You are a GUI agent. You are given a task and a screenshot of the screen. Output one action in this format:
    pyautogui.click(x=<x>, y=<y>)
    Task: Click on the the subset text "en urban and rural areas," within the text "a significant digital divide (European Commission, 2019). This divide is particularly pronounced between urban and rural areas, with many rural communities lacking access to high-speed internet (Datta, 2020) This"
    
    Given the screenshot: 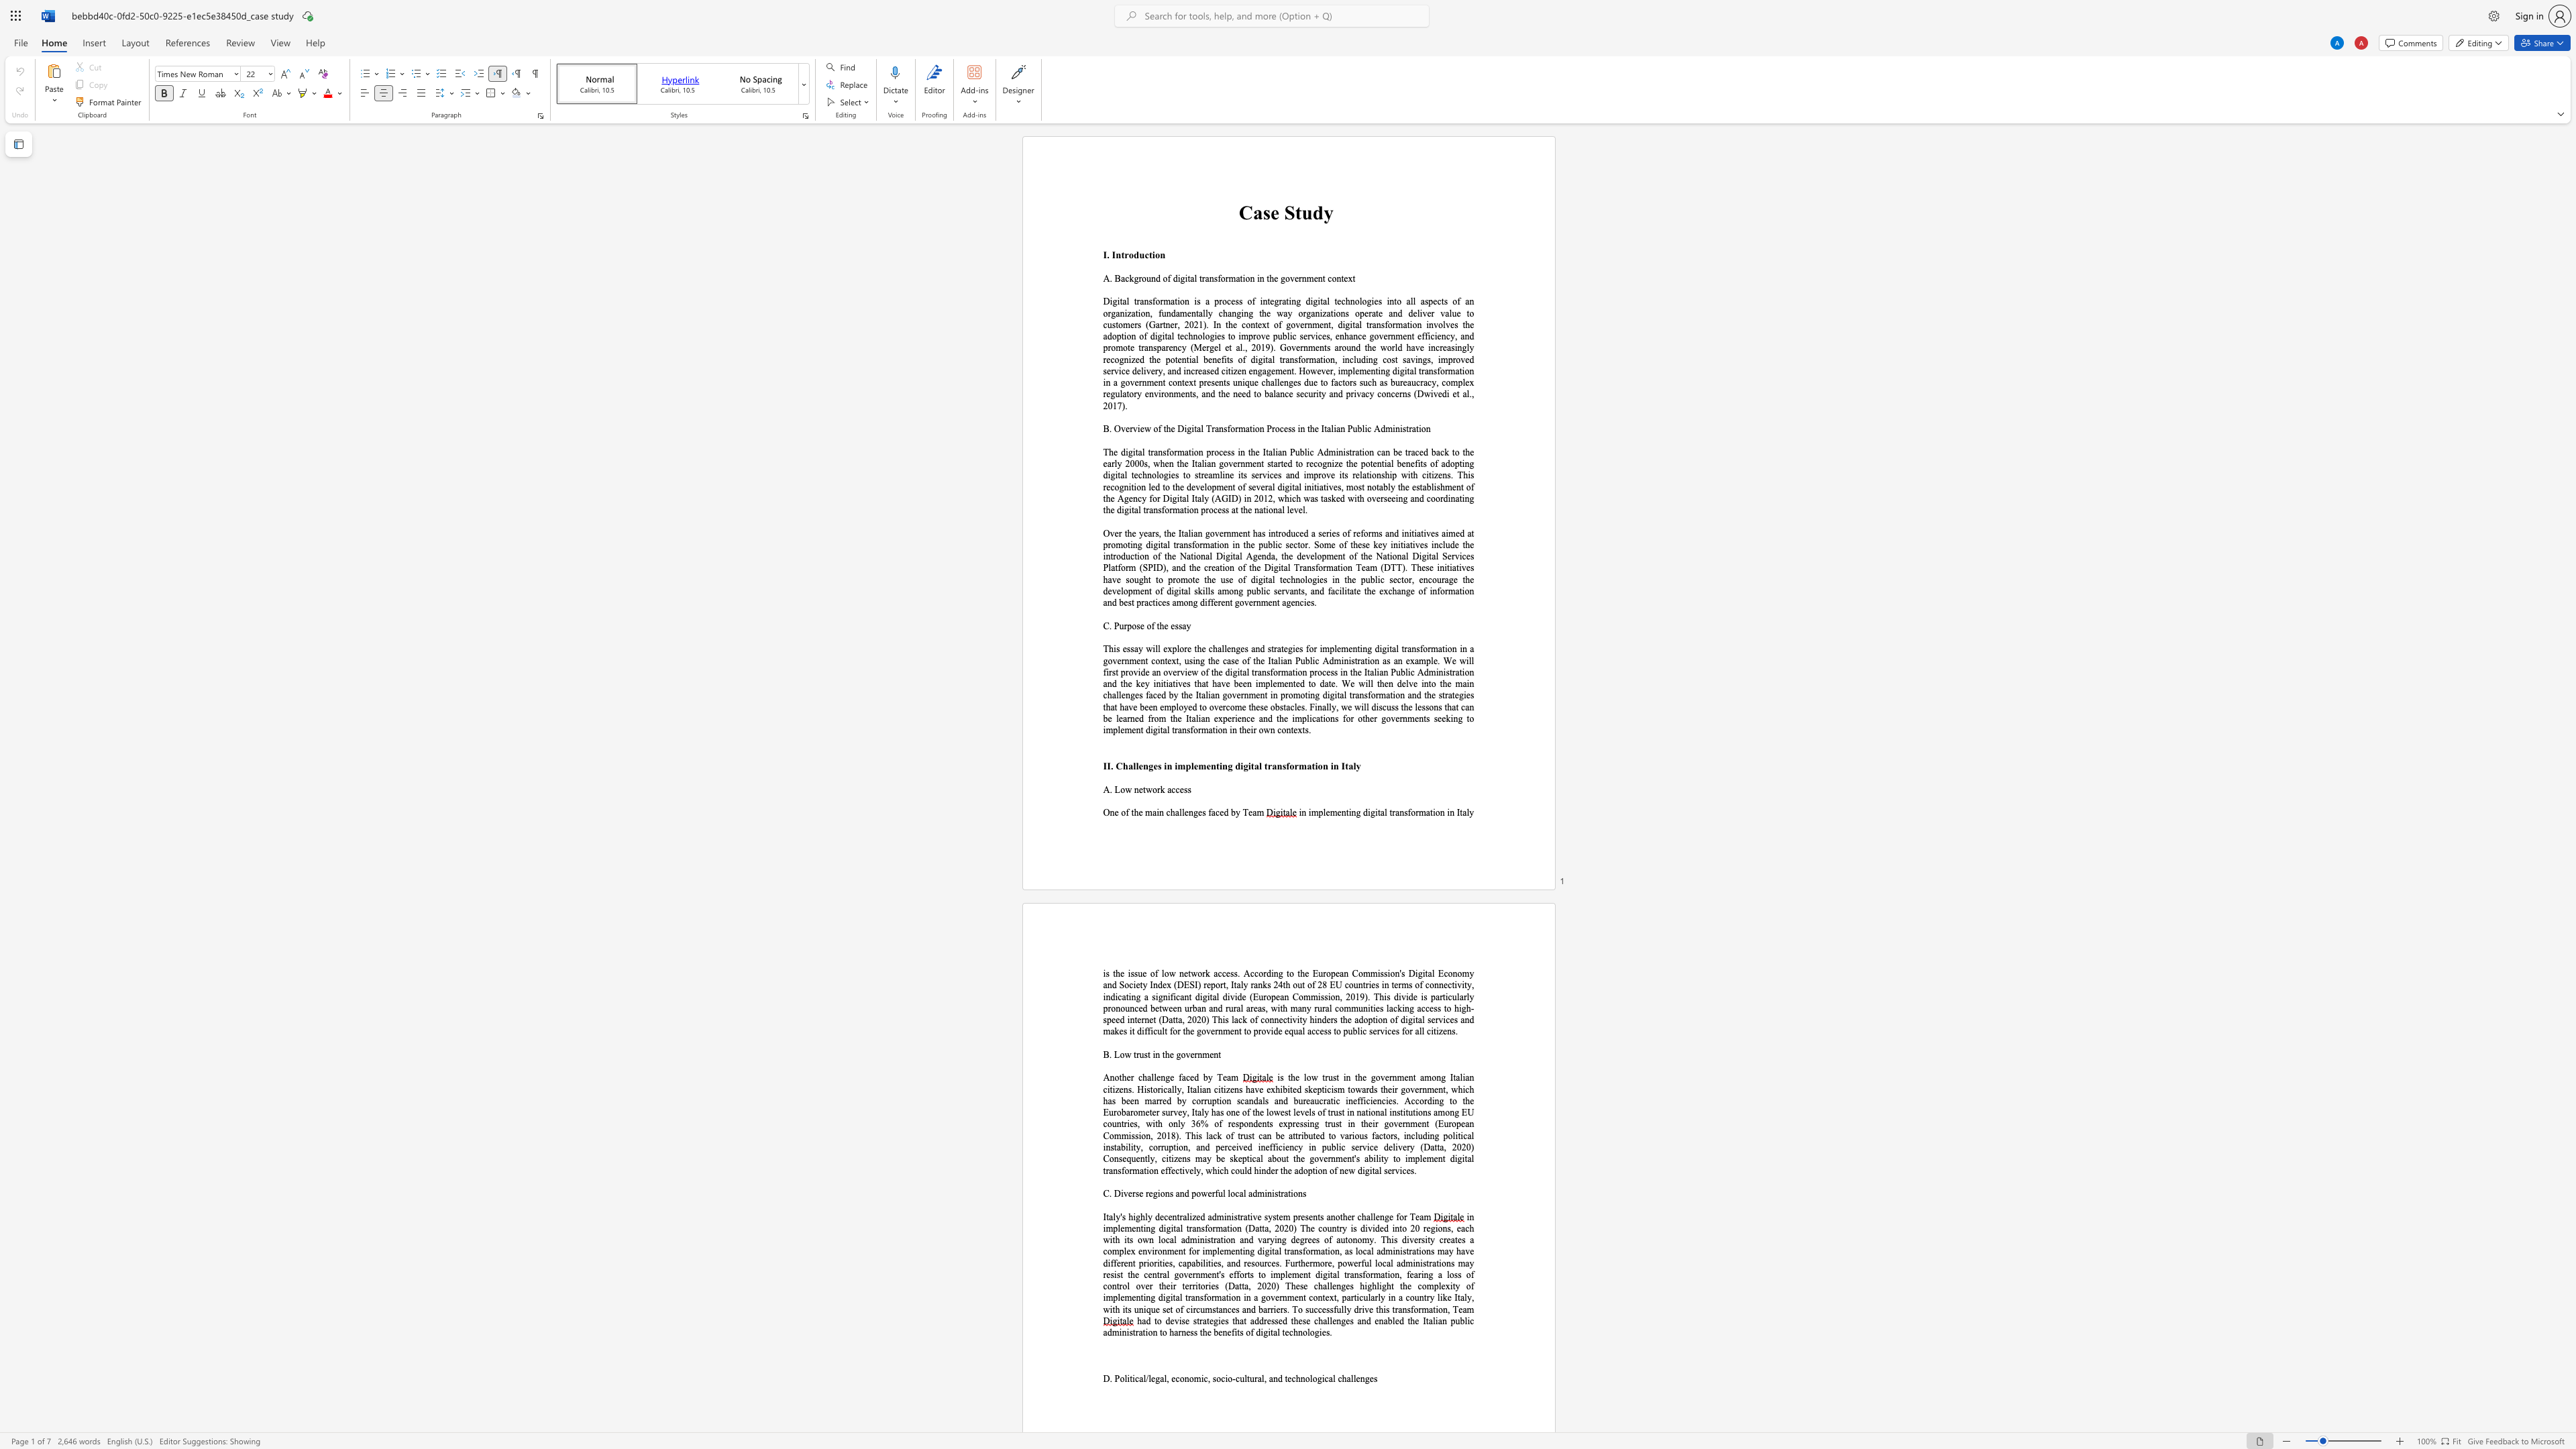 What is the action you would take?
    pyautogui.click(x=1172, y=1008)
    